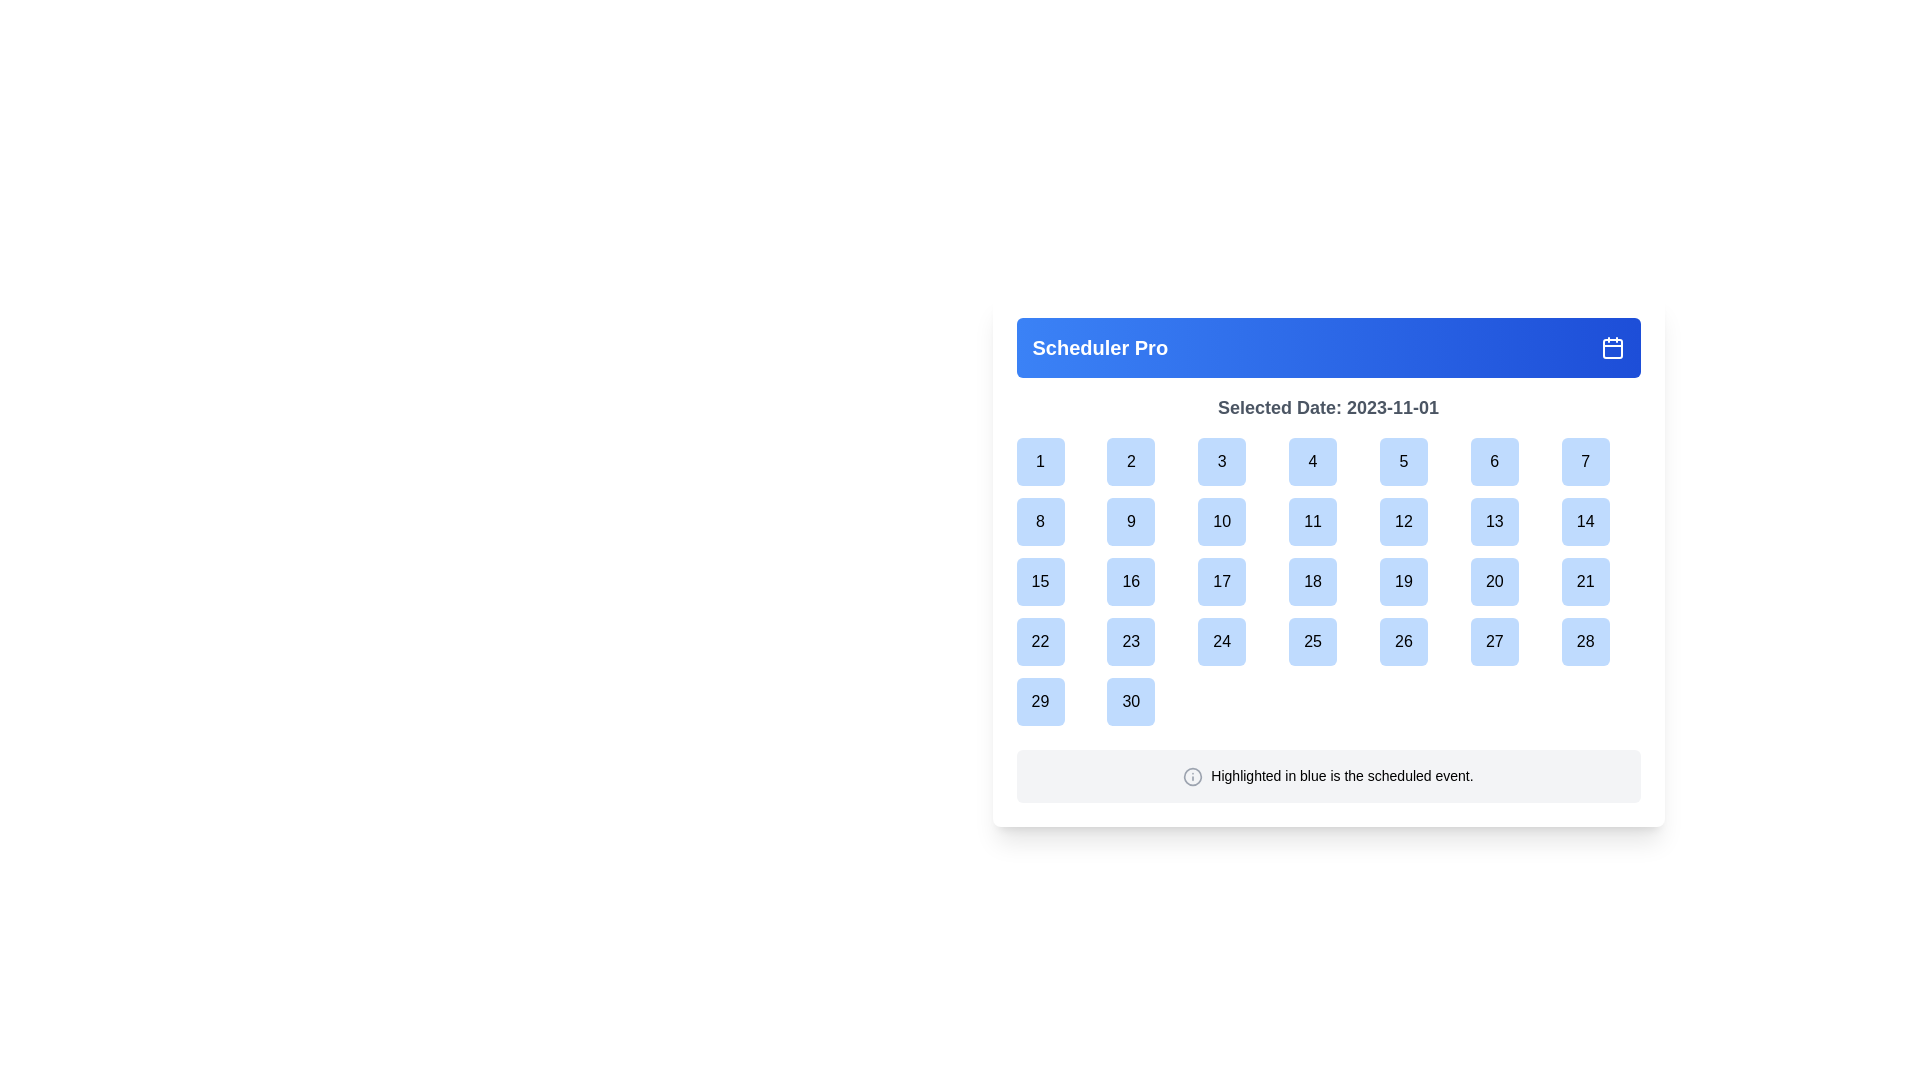 Image resolution: width=1920 pixels, height=1080 pixels. Describe the element at coordinates (1328, 560) in the screenshot. I see `the button representing the date '18' in the calendar` at that location.